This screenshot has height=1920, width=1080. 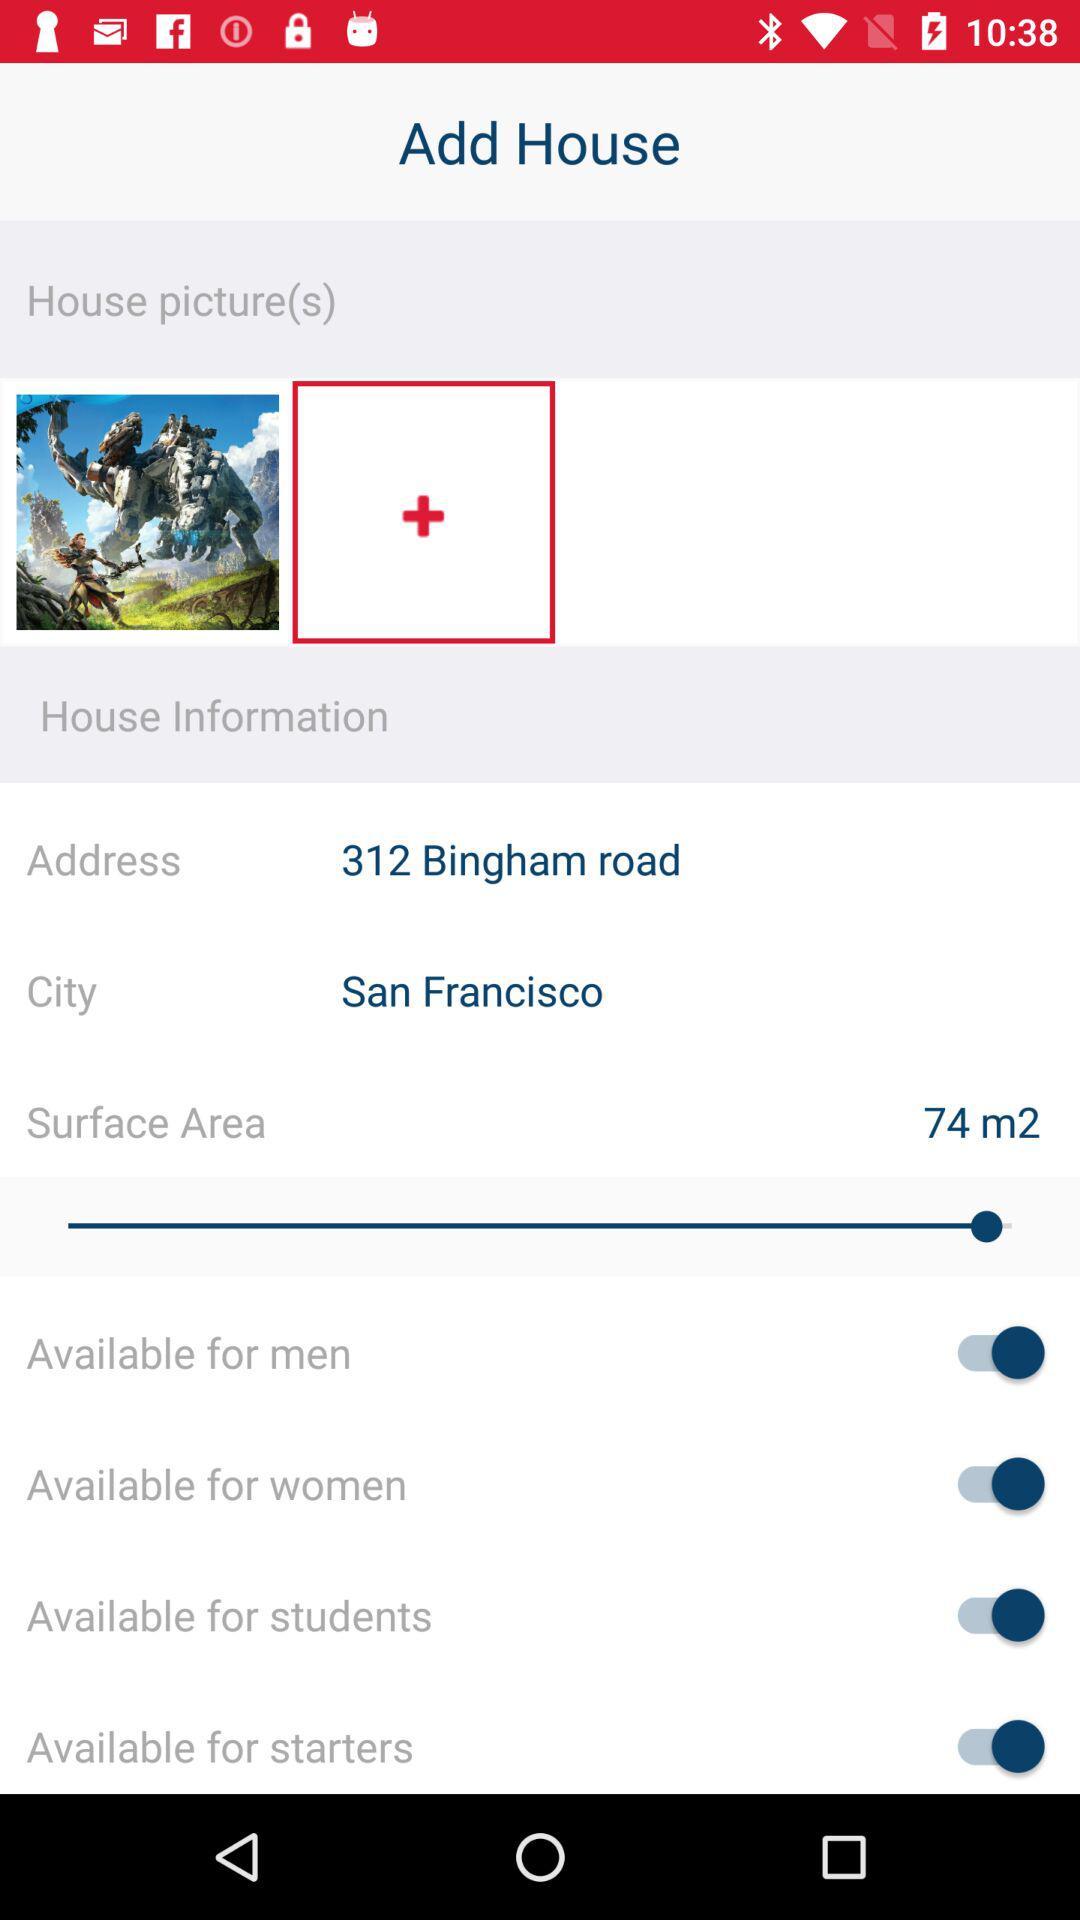 What do you see at coordinates (146, 518) in the screenshot?
I see `item below house picture(s)` at bounding box center [146, 518].